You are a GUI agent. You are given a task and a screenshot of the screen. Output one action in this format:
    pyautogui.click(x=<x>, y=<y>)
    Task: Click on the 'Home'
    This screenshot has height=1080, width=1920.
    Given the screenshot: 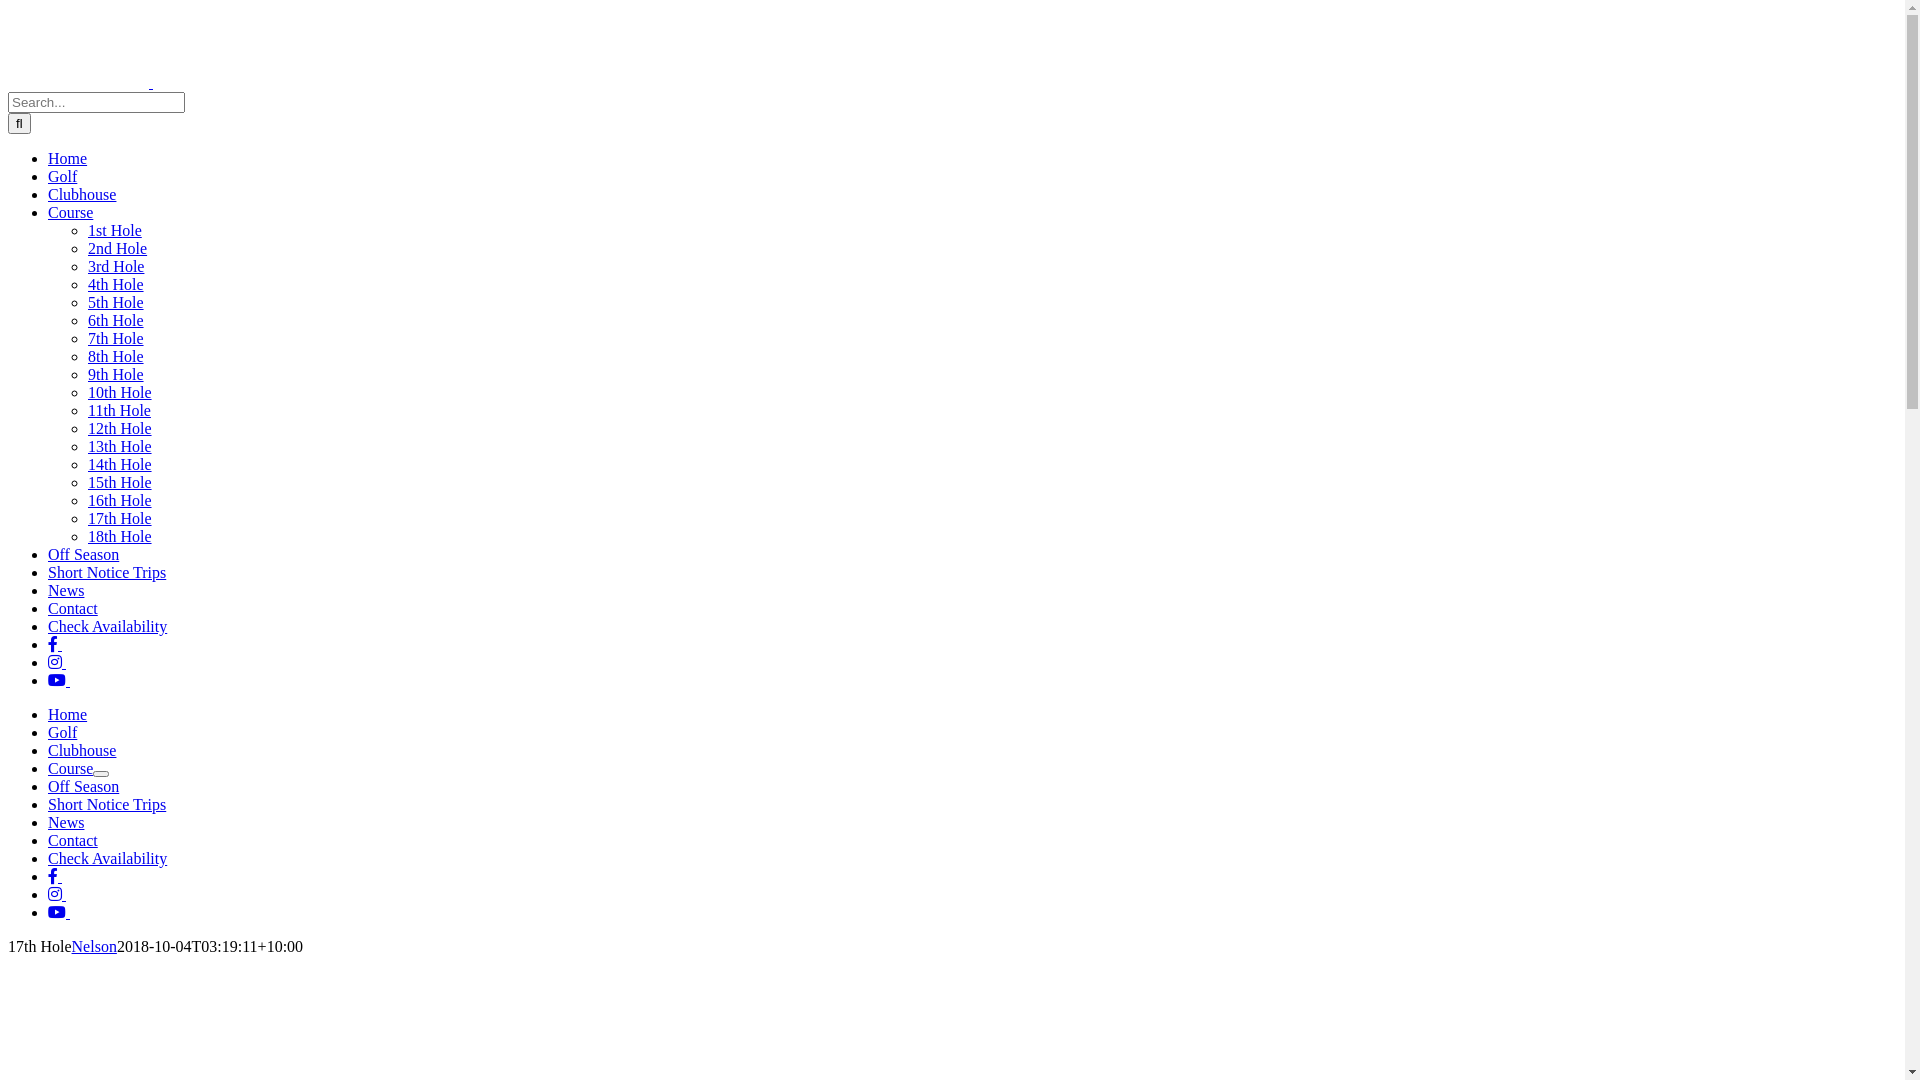 What is the action you would take?
    pyautogui.click(x=67, y=157)
    